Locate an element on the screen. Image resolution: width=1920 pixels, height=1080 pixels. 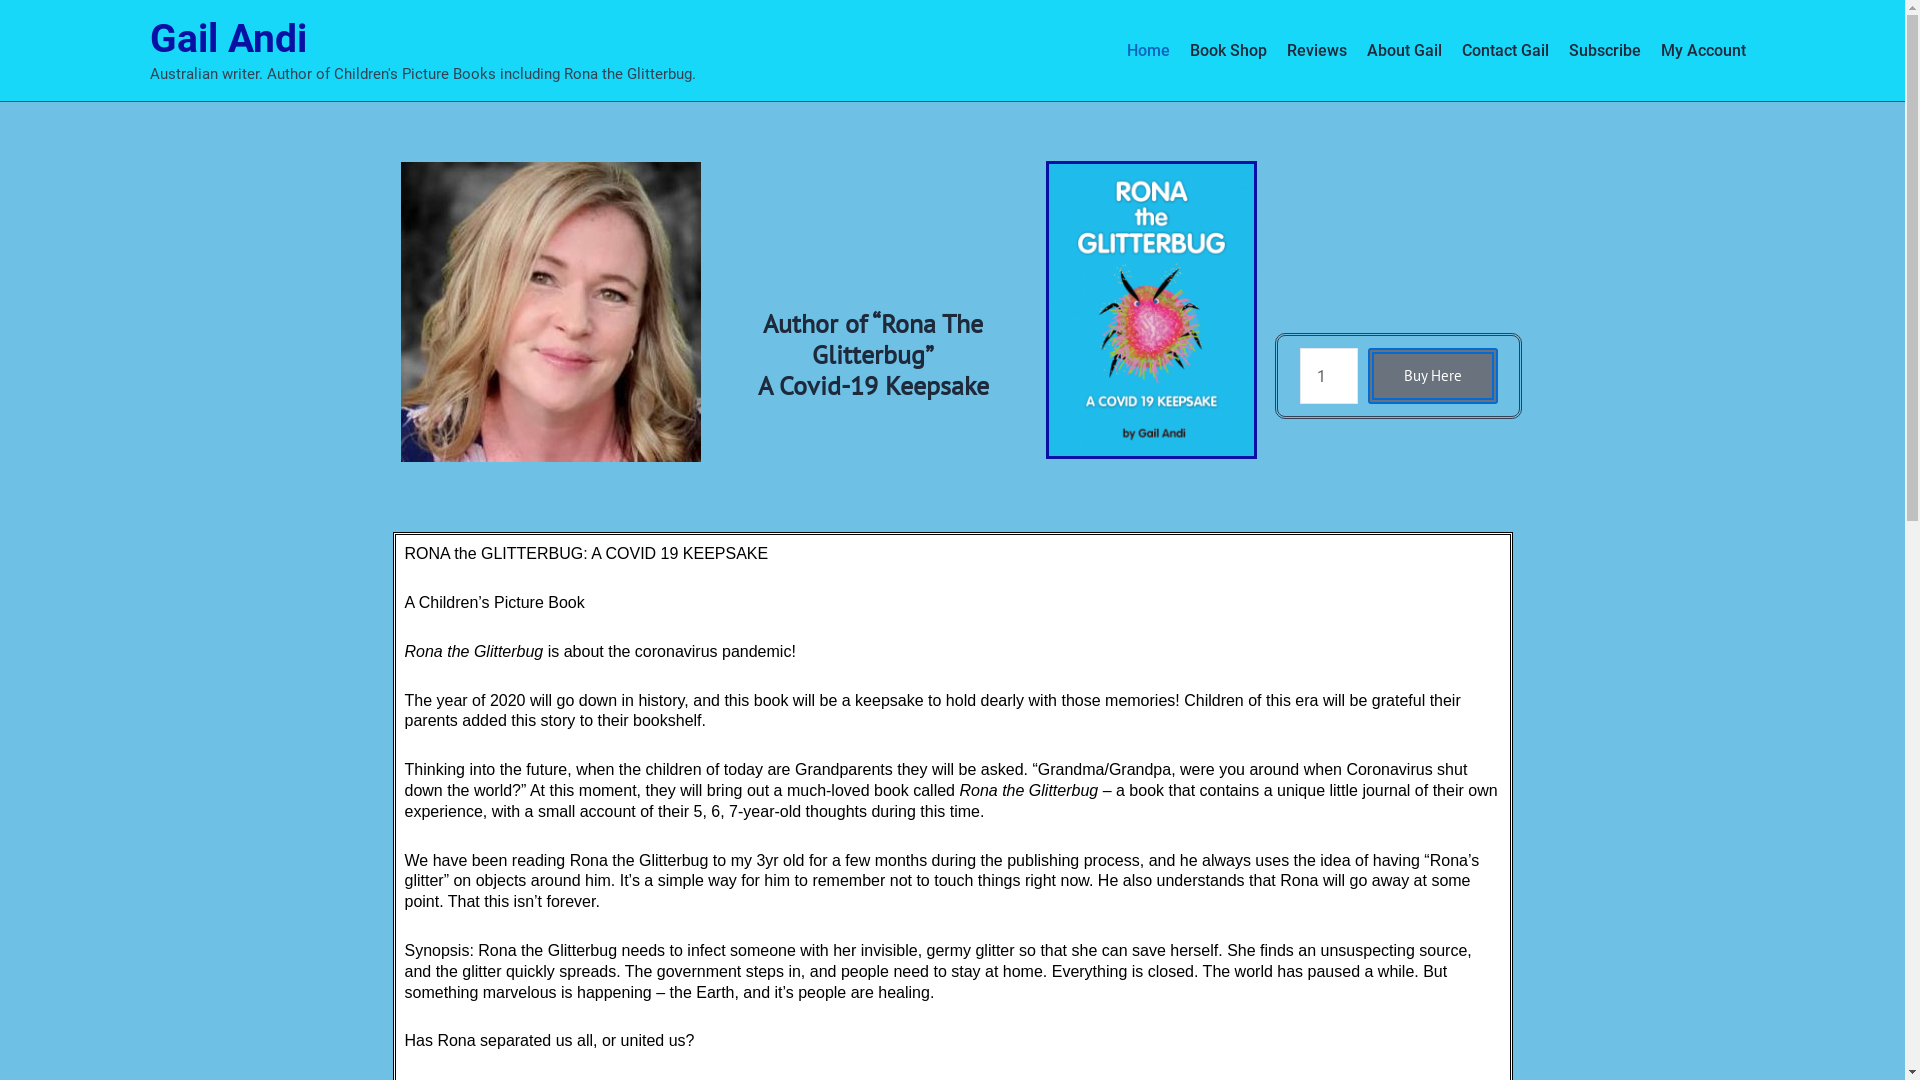
'Gail Andi' is located at coordinates (148, 38).